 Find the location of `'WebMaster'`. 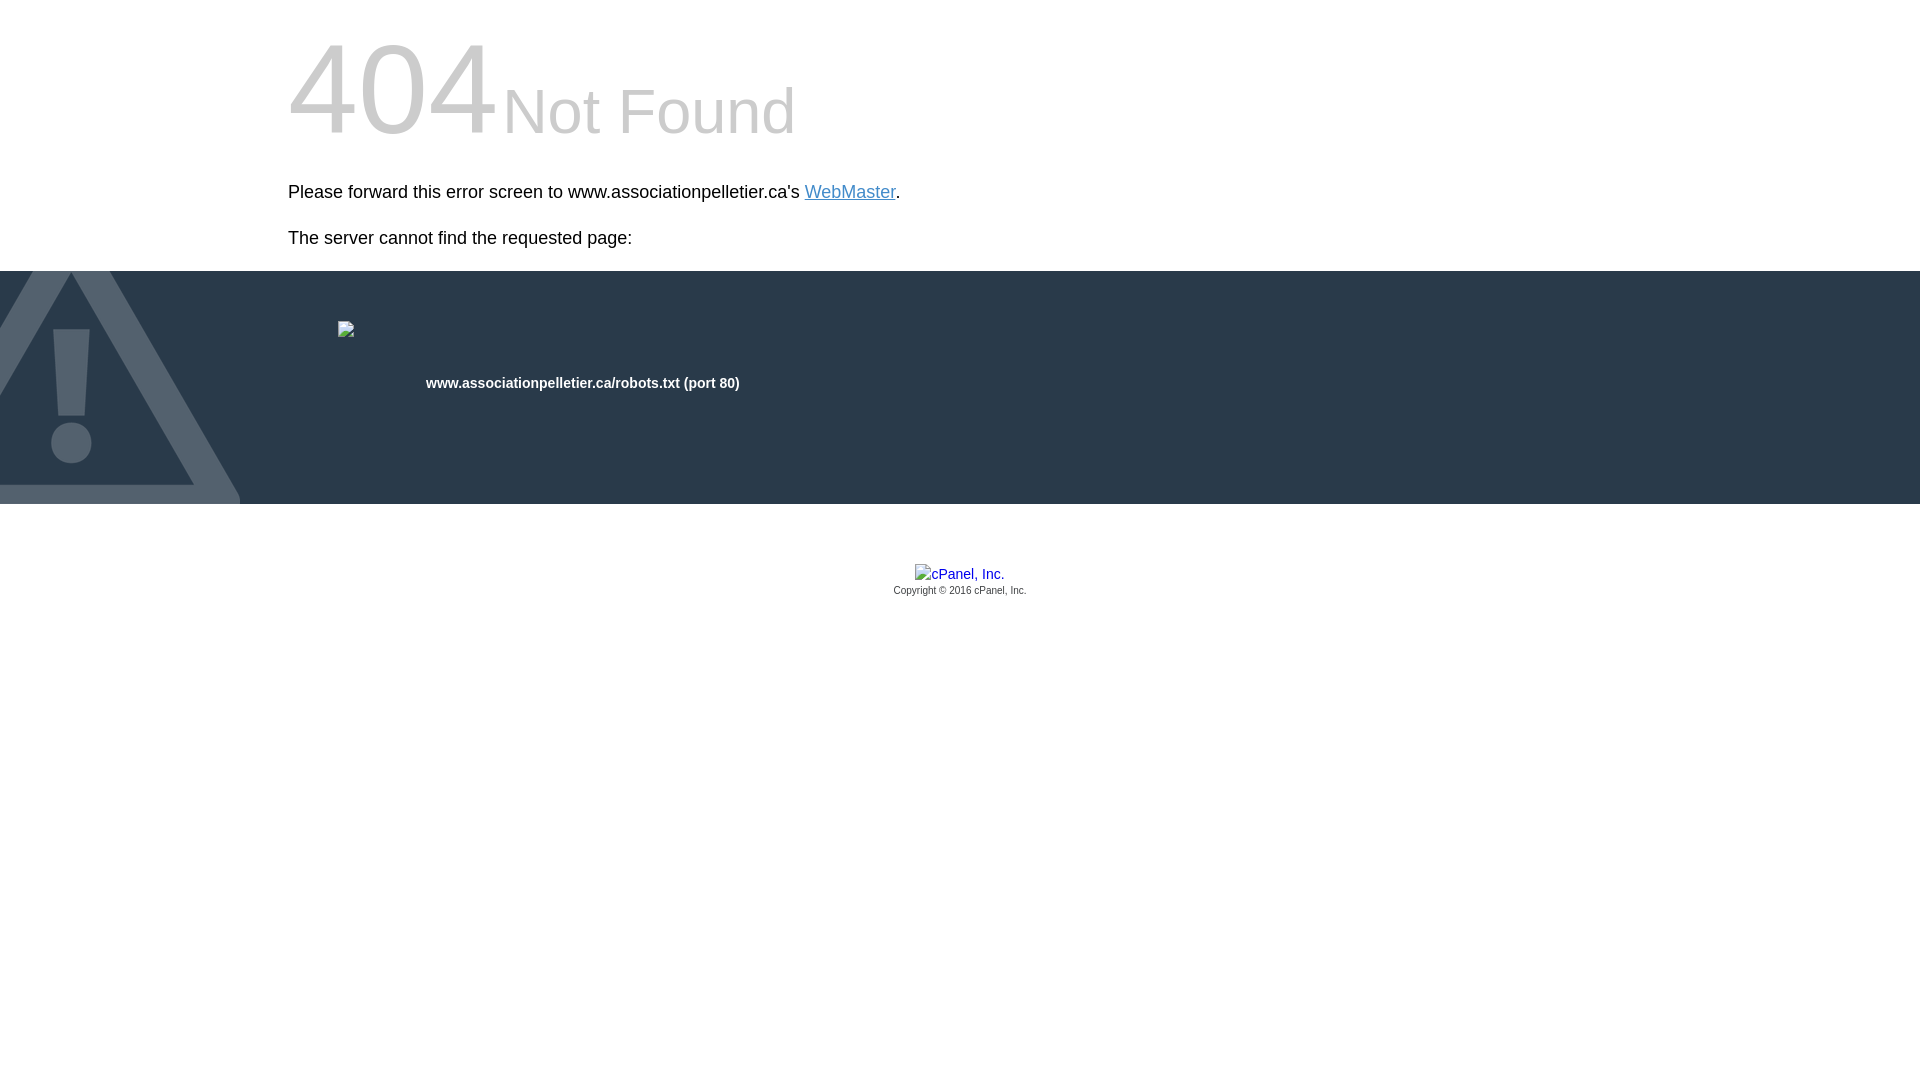

'WebMaster' is located at coordinates (850, 192).